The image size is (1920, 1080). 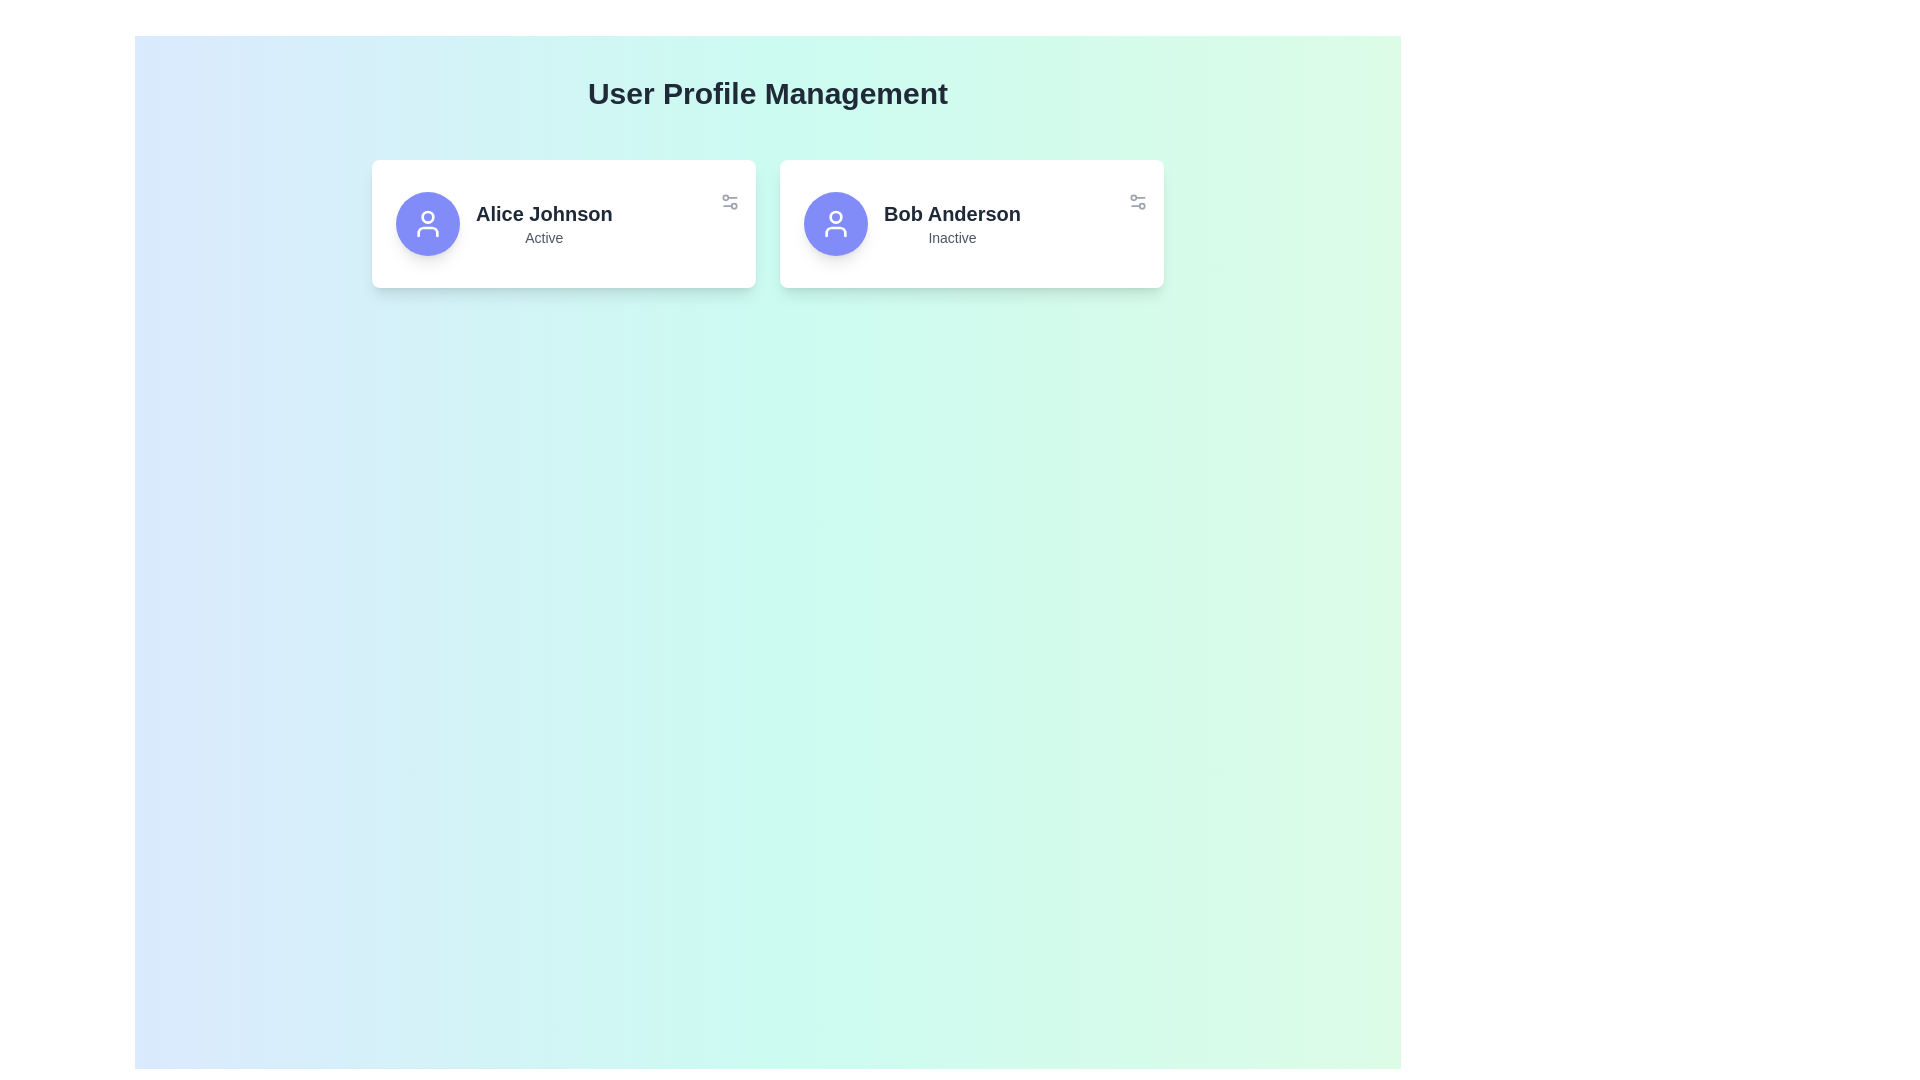 What do you see at coordinates (835, 216) in the screenshot?
I see `the SVG circle element that represents the head of the user profile for 'Bob Anderson' by moving the cursor to its center` at bounding box center [835, 216].